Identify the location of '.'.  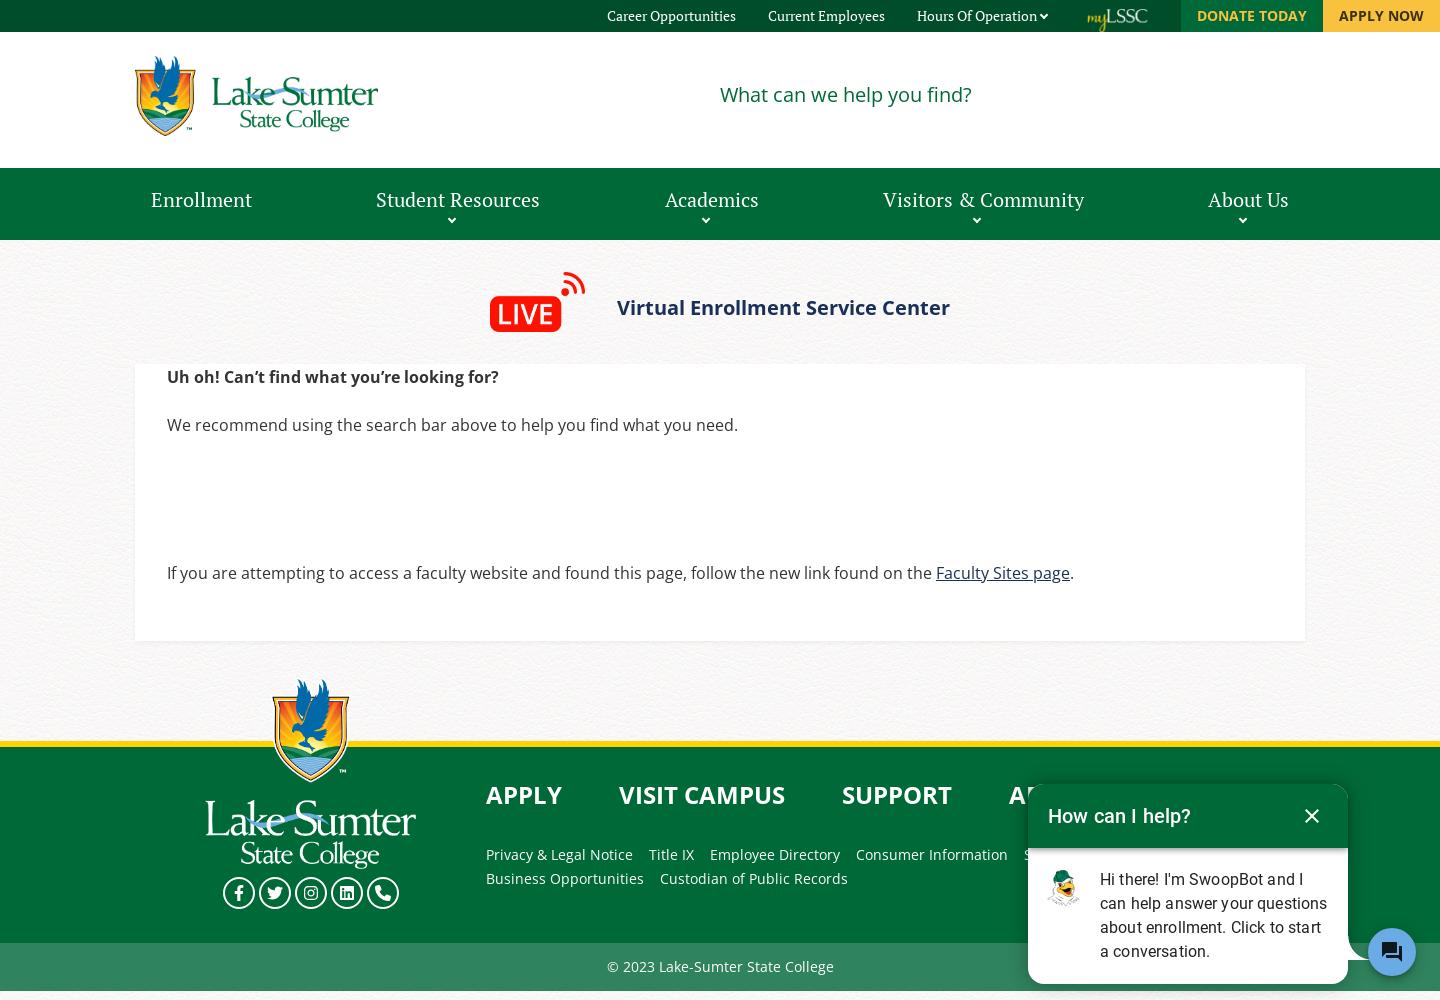
(1071, 572).